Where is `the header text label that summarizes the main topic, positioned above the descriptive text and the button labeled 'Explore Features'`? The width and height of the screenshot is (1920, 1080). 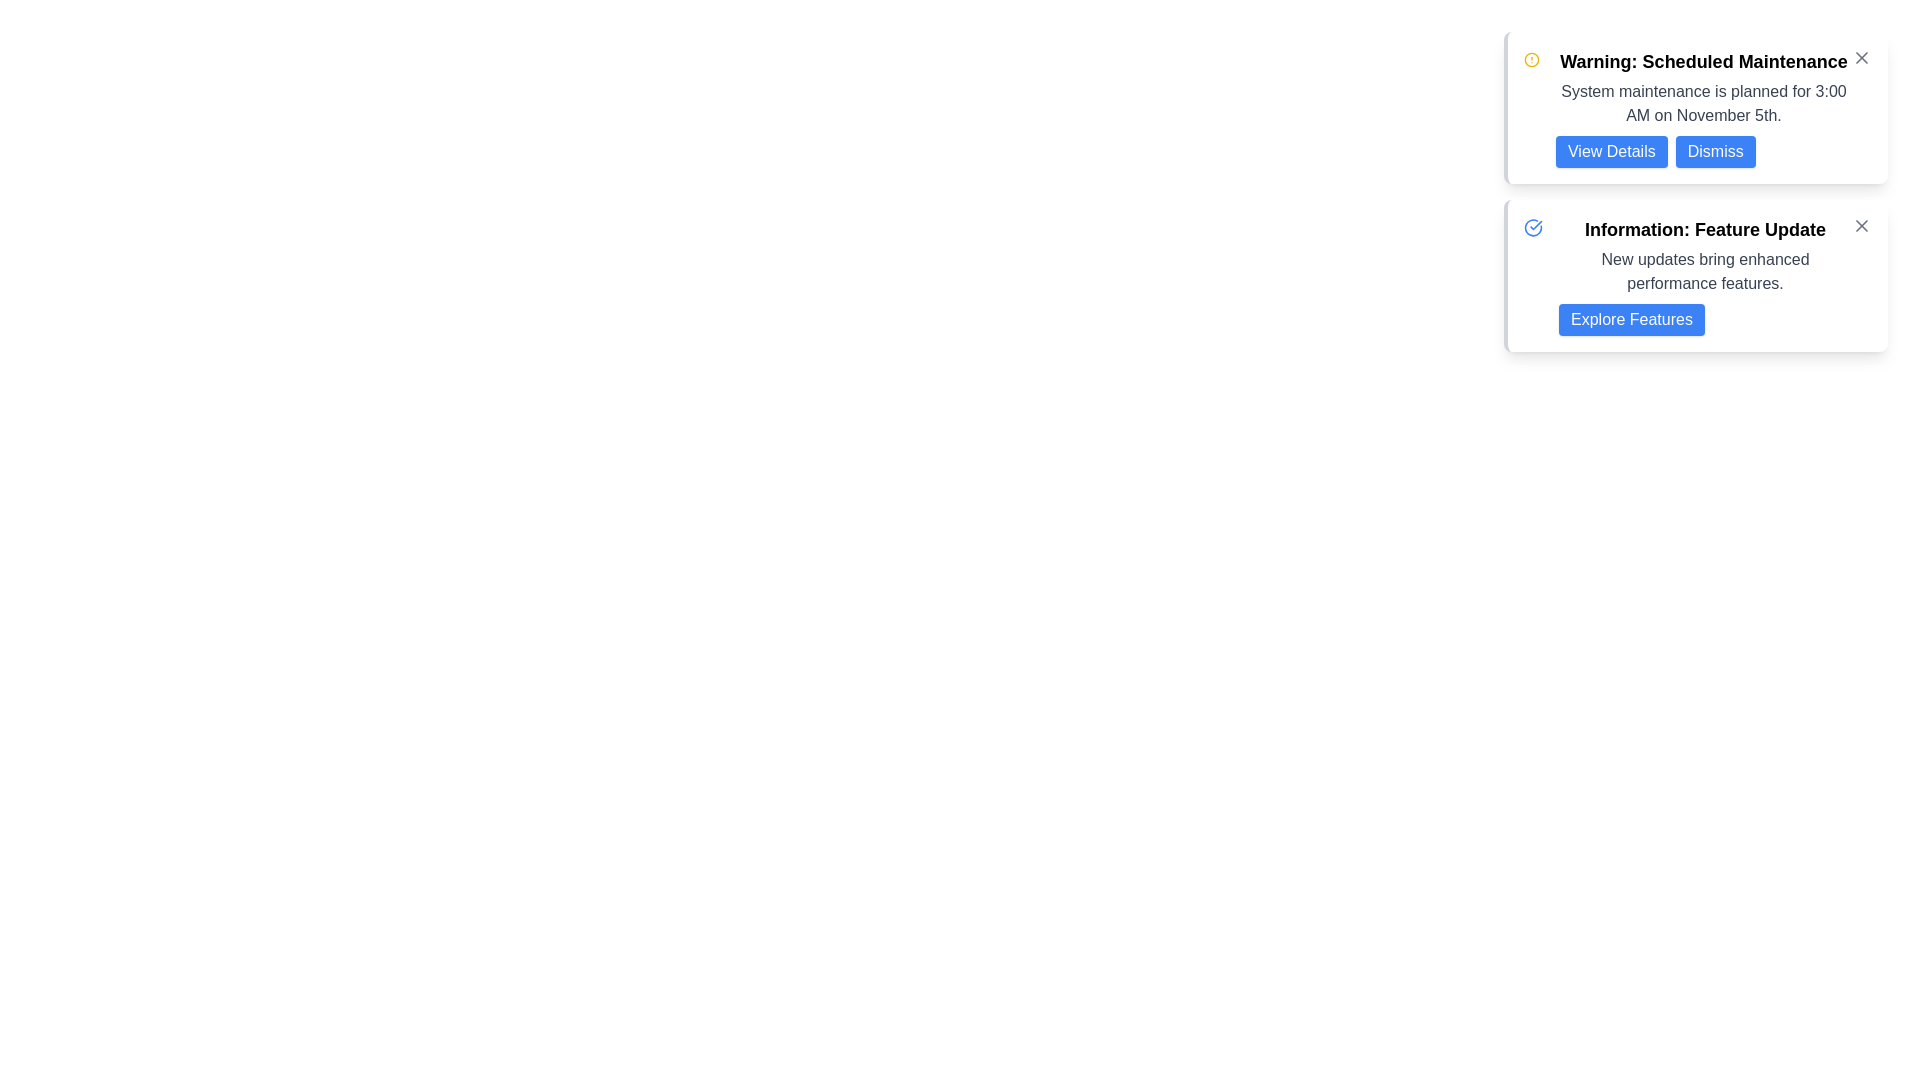 the header text label that summarizes the main topic, positioned above the descriptive text and the button labeled 'Explore Features' is located at coordinates (1704, 229).